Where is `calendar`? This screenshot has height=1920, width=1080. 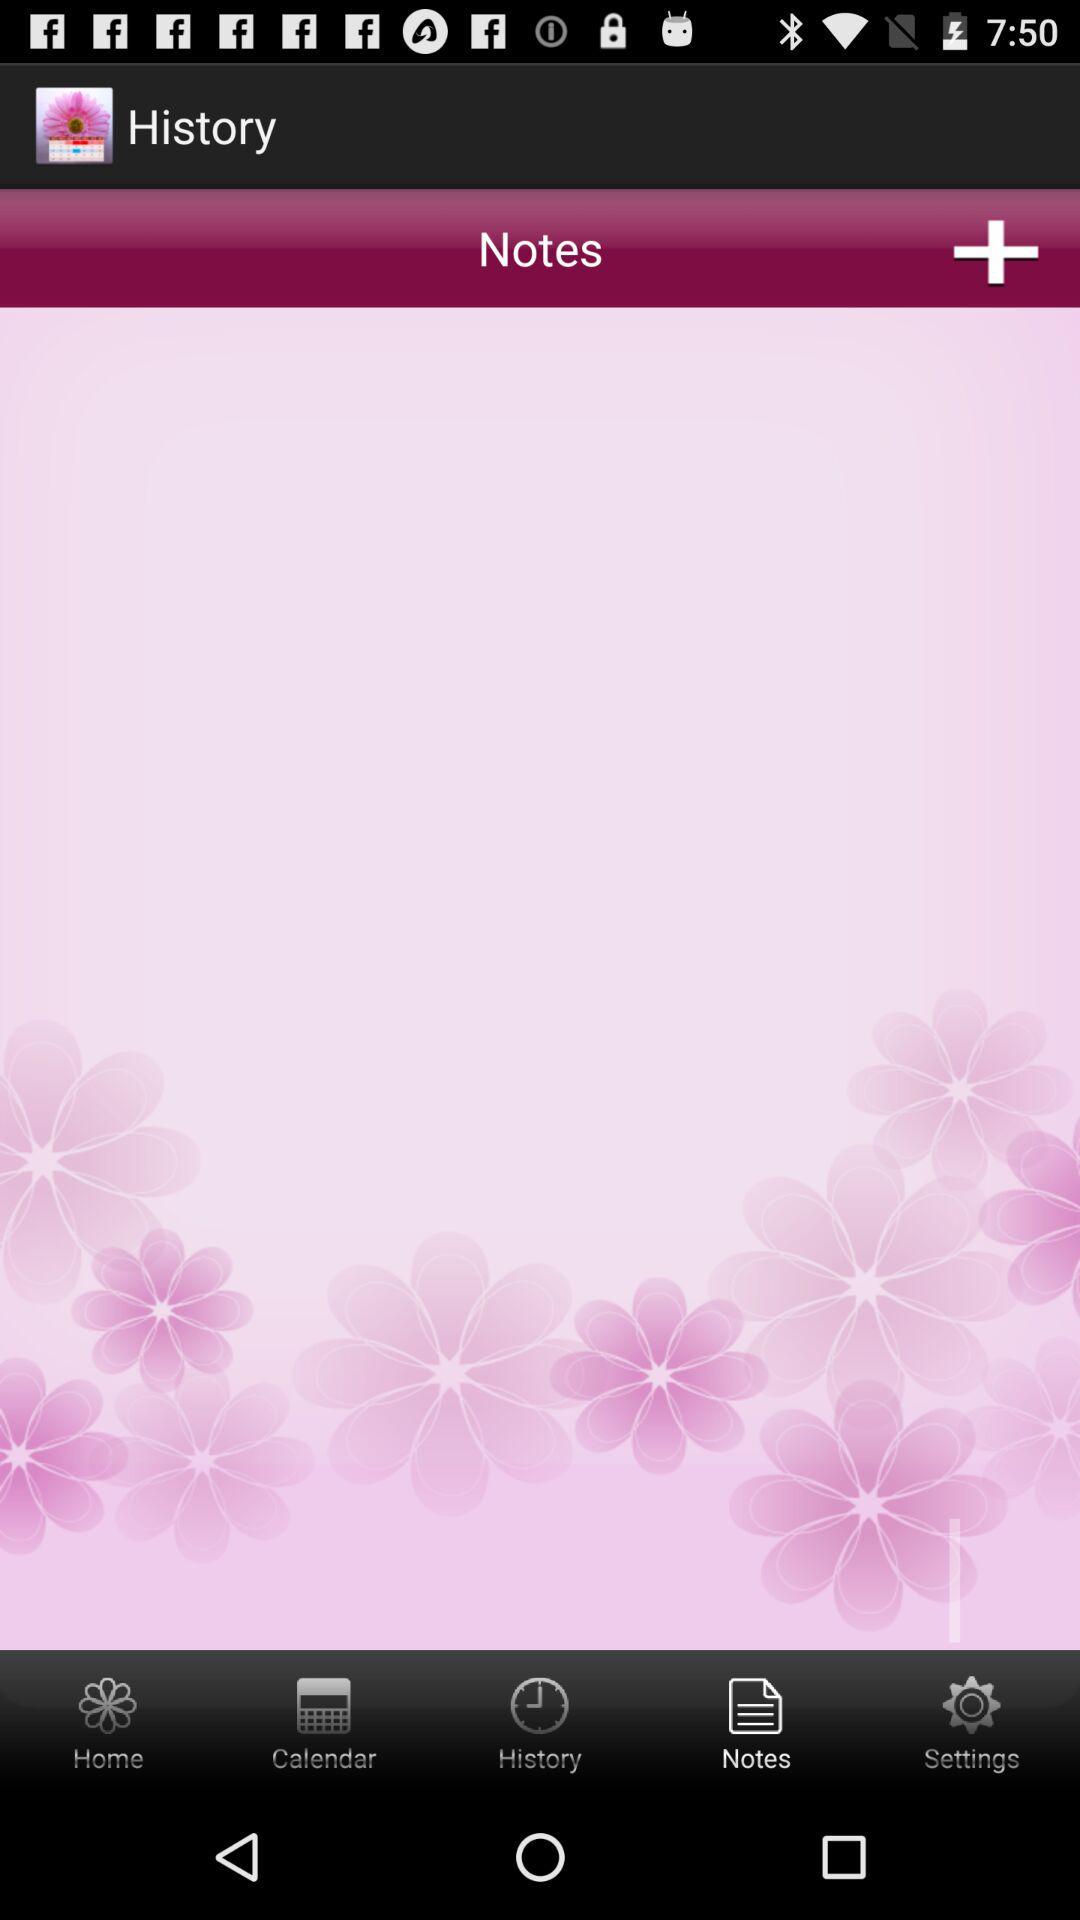 calendar is located at coordinates (323, 1721).